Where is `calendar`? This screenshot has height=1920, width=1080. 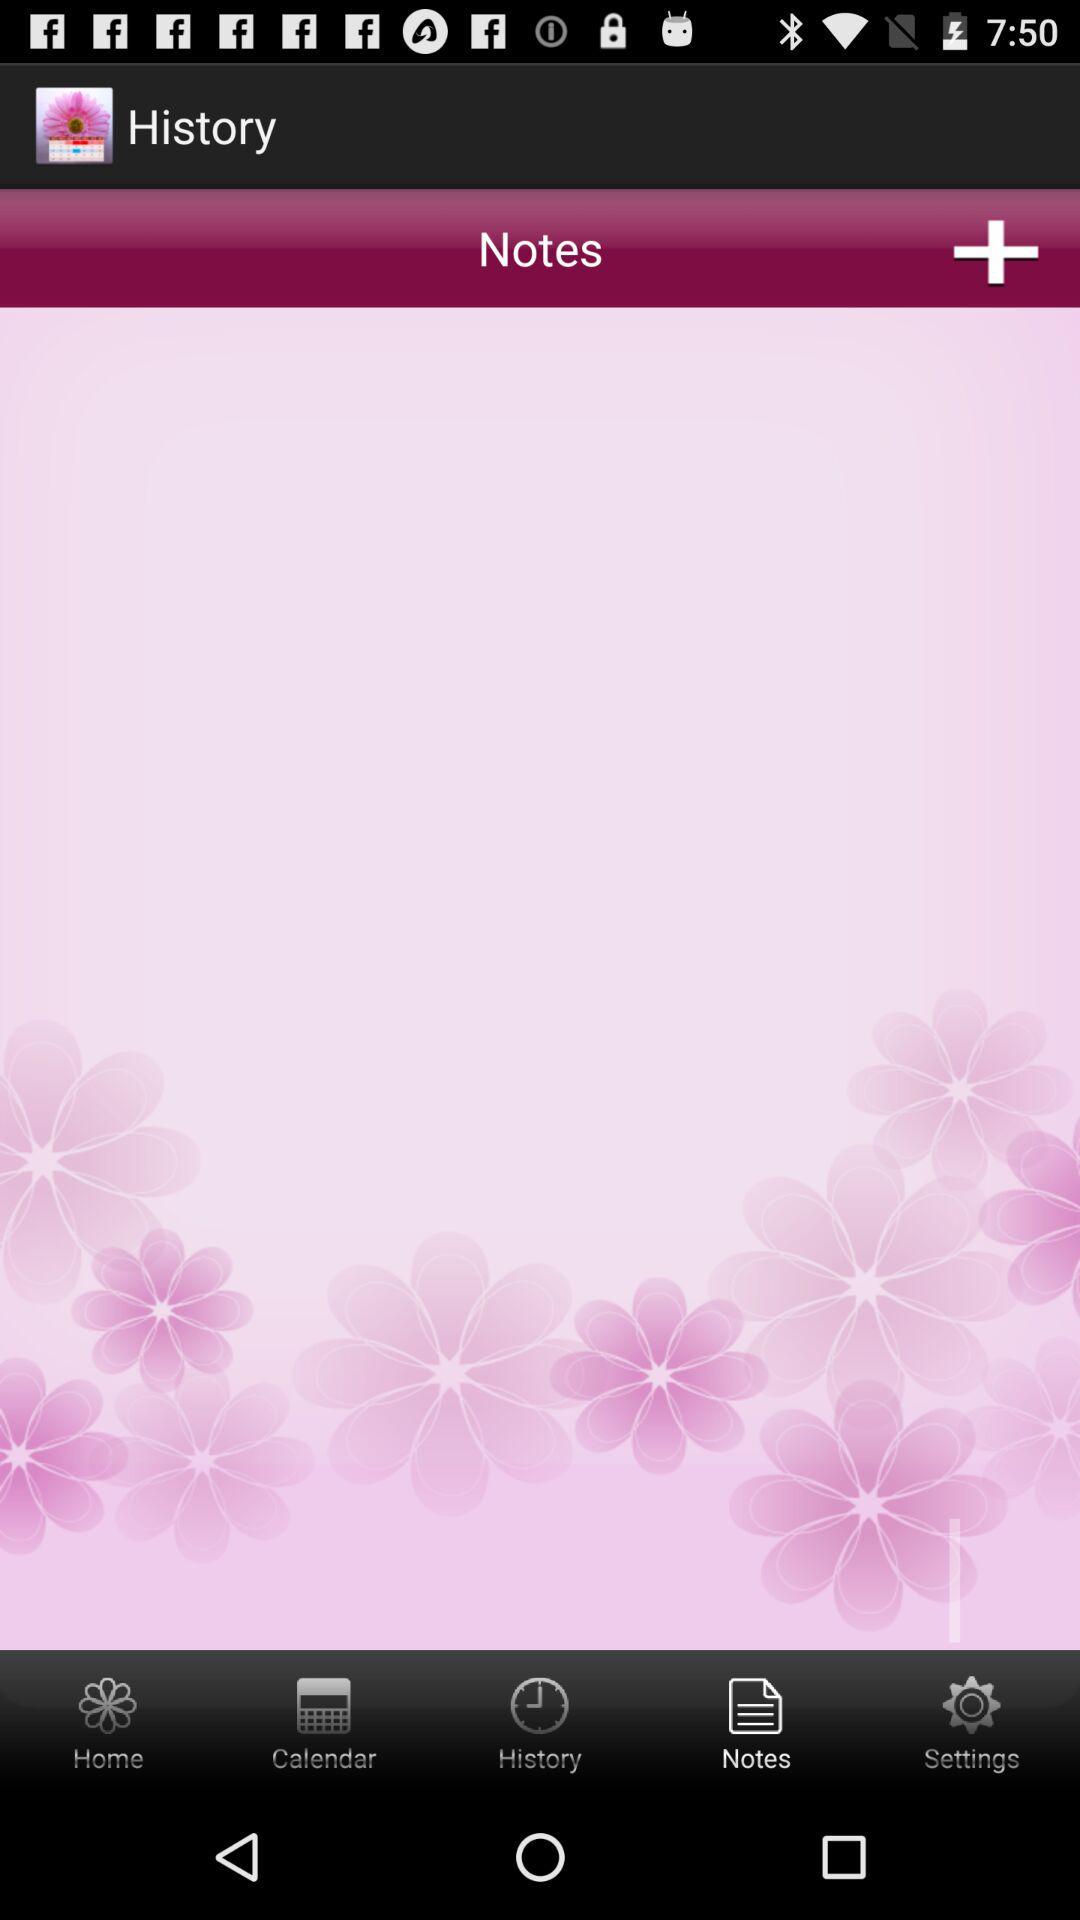 calendar is located at coordinates (323, 1721).